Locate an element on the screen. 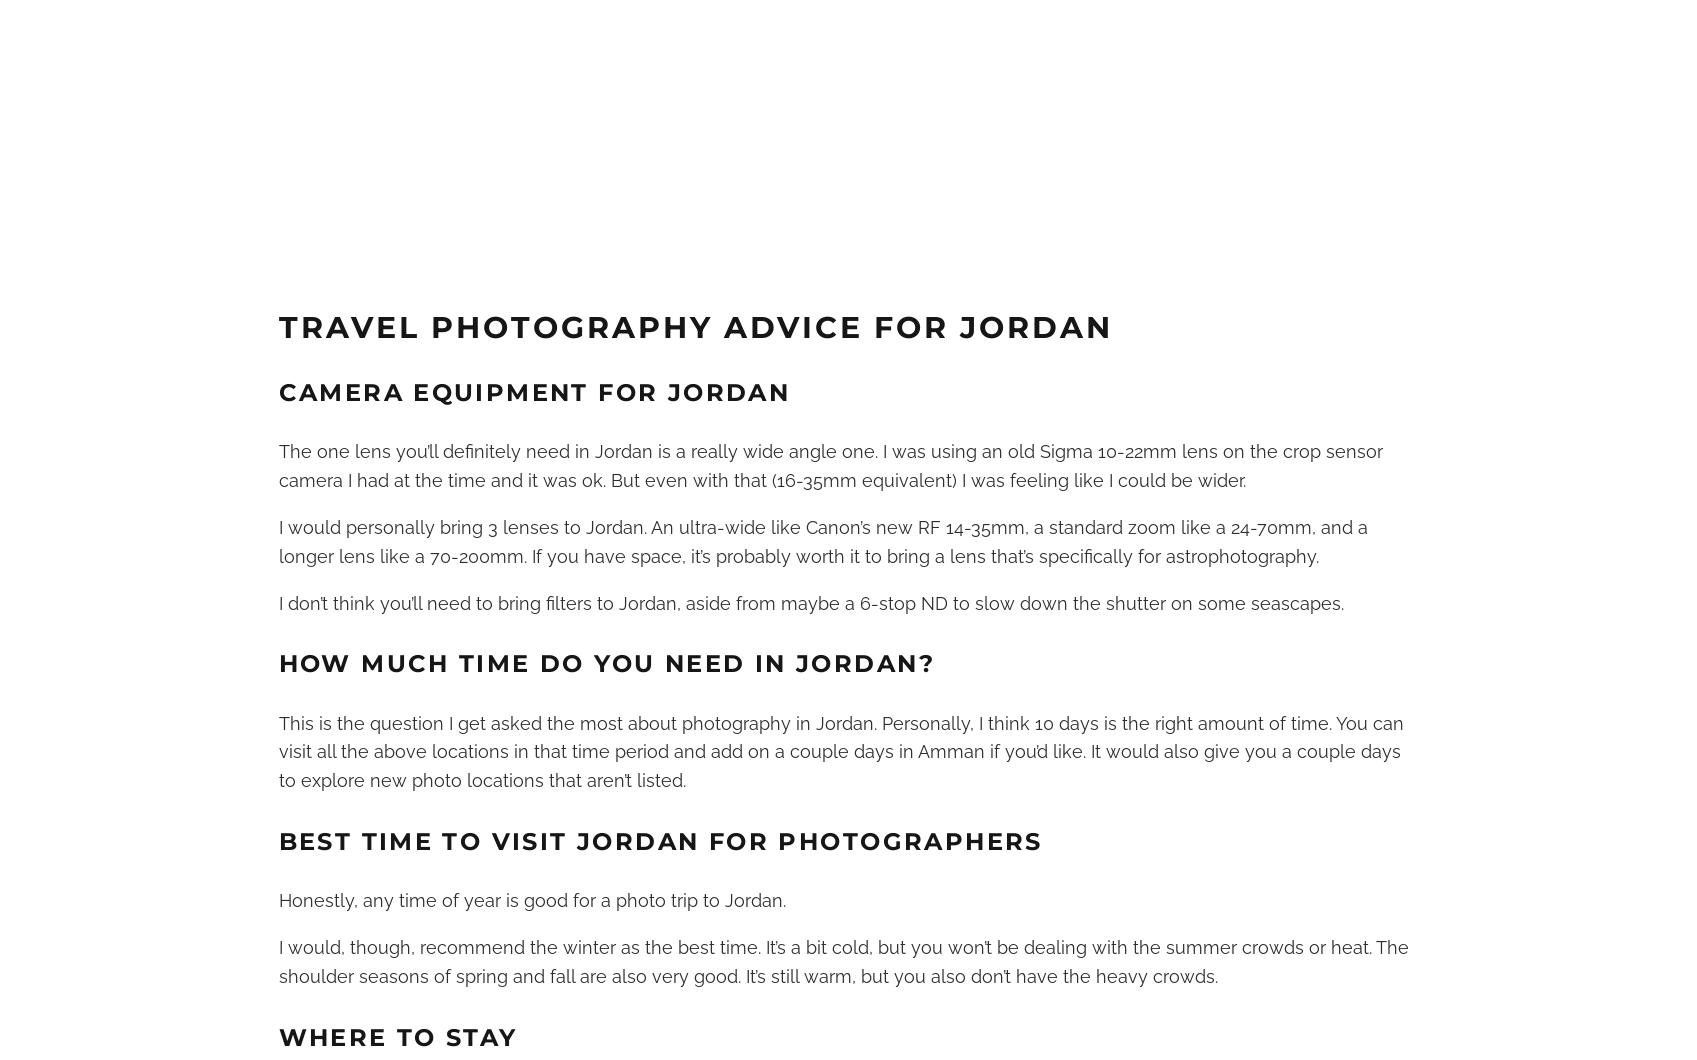 The height and width of the screenshot is (1060, 1697). 'Where to Stay' is located at coordinates (396, 1035).